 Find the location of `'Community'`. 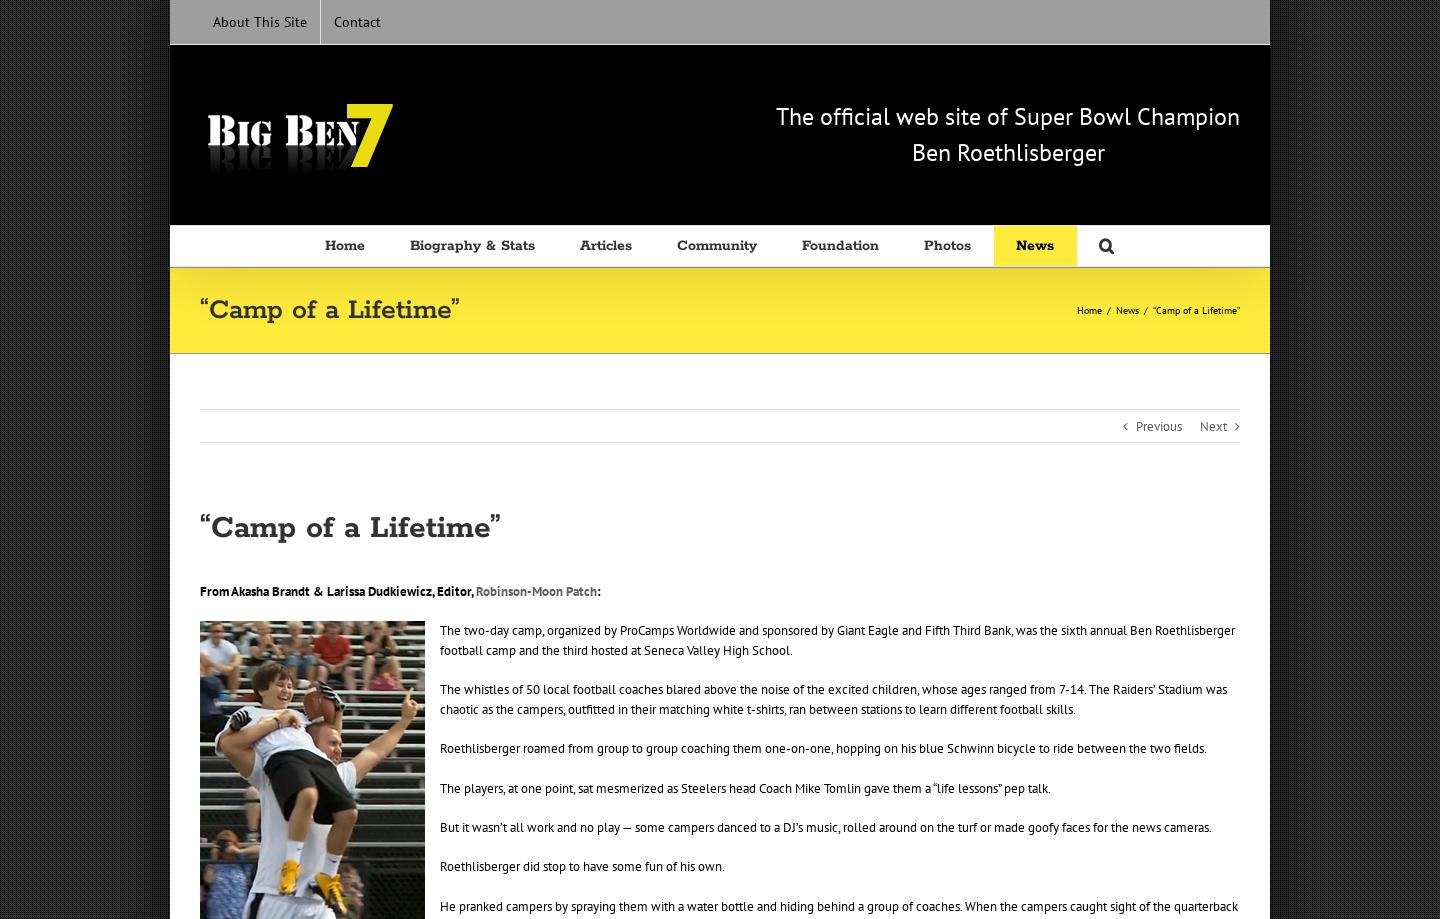

'Community' is located at coordinates (716, 246).